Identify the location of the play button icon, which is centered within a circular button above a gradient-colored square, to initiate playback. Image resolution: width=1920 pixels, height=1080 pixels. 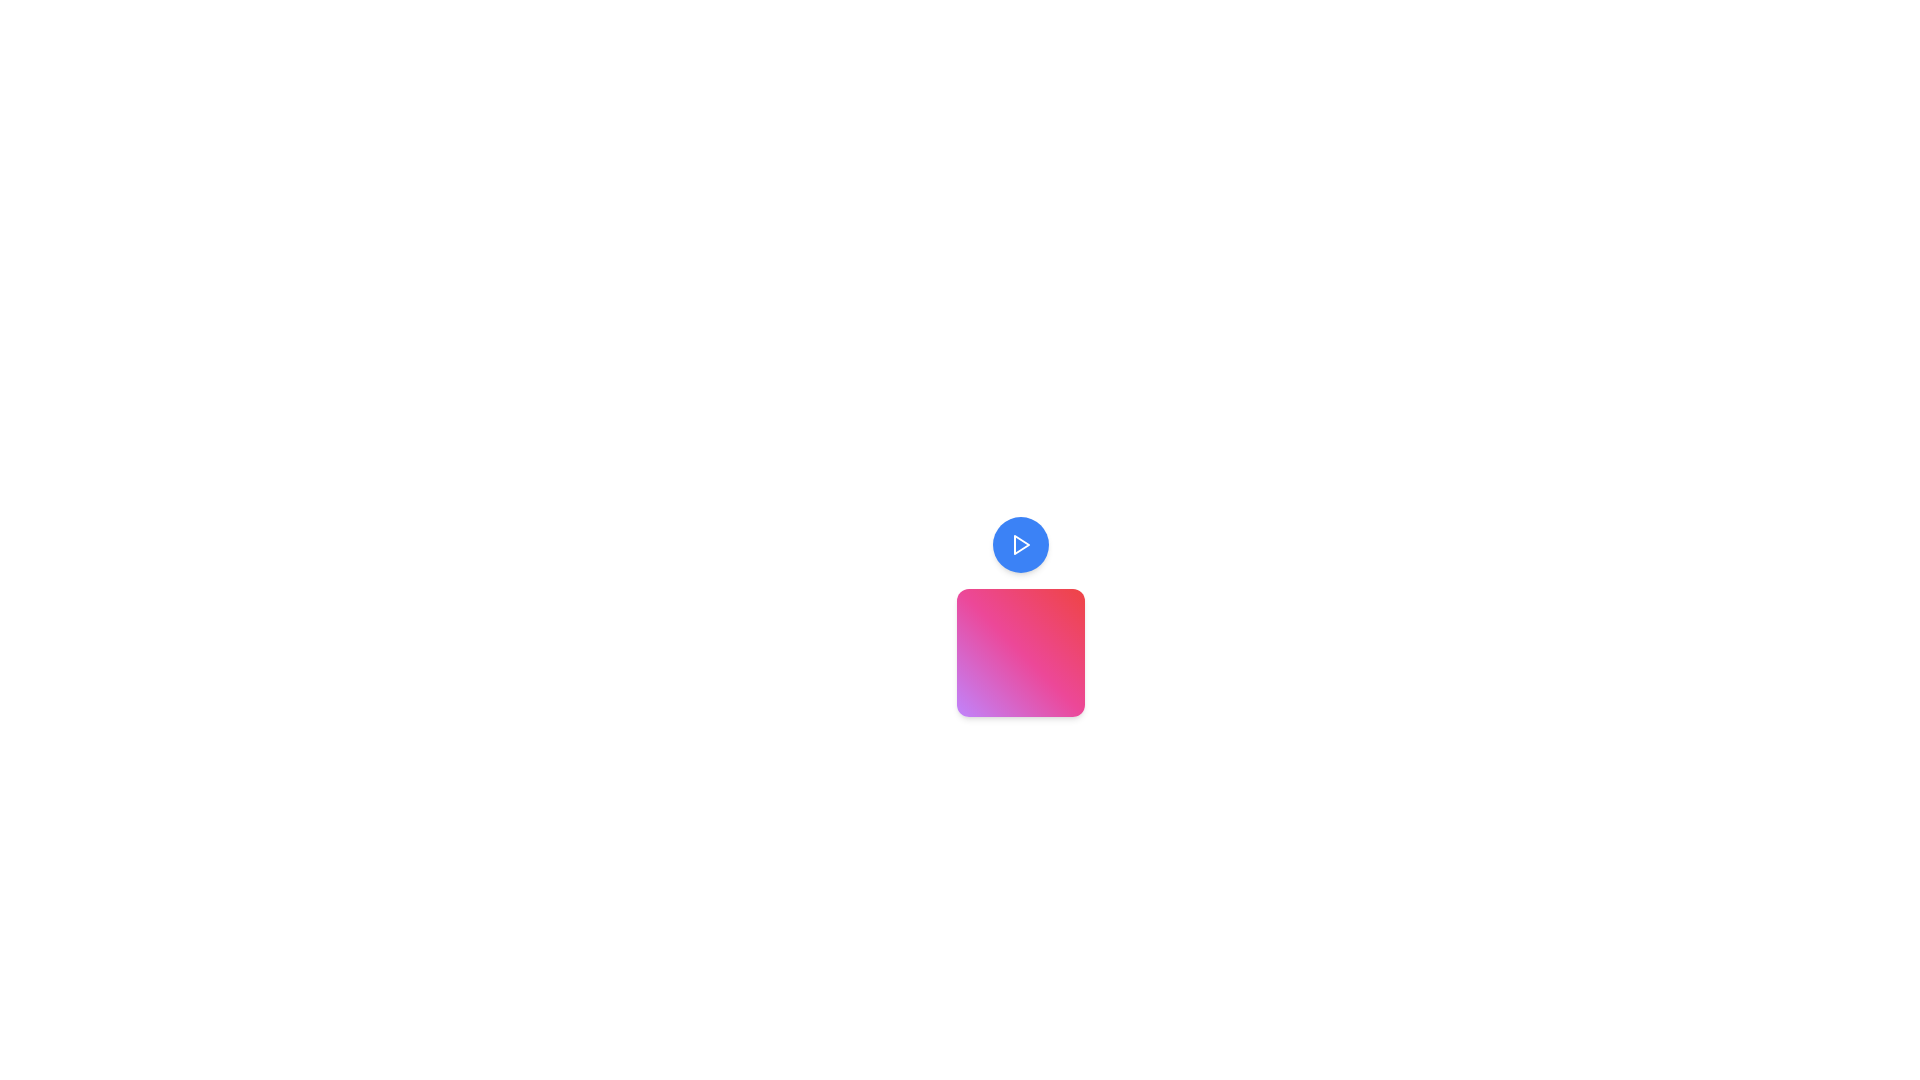
(1020, 544).